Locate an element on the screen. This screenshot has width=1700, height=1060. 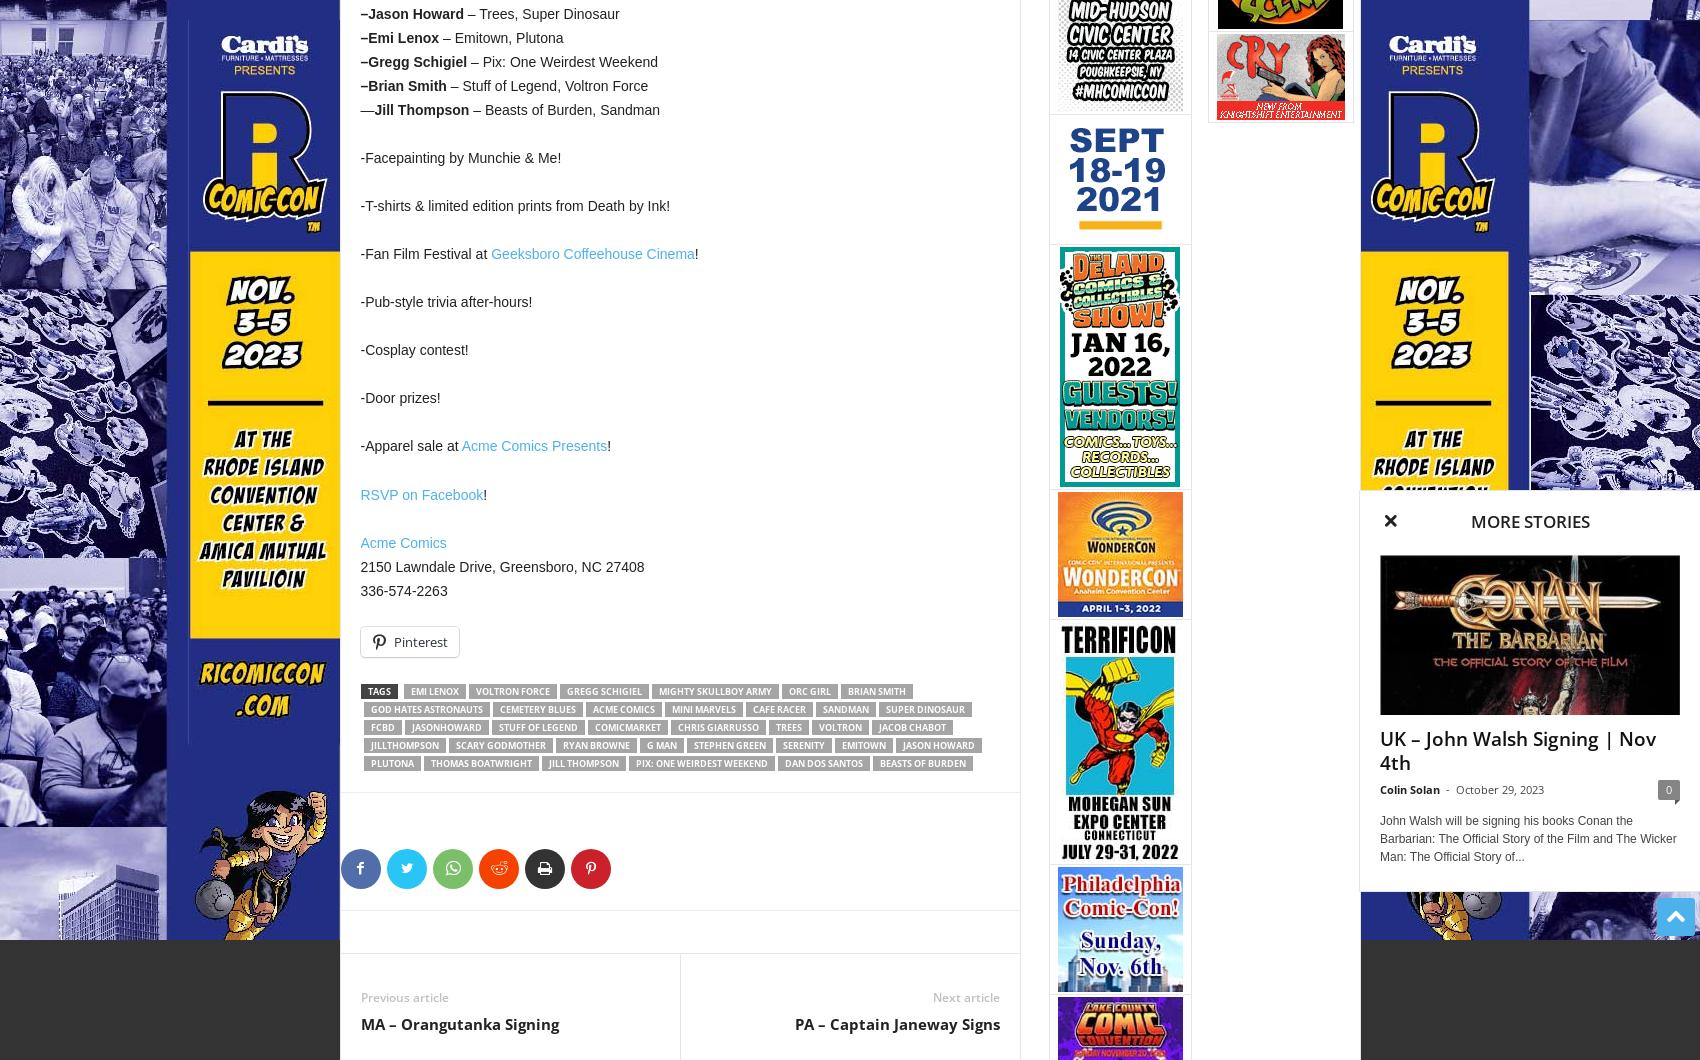
'comicmarket' is located at coordinates (592, 725).